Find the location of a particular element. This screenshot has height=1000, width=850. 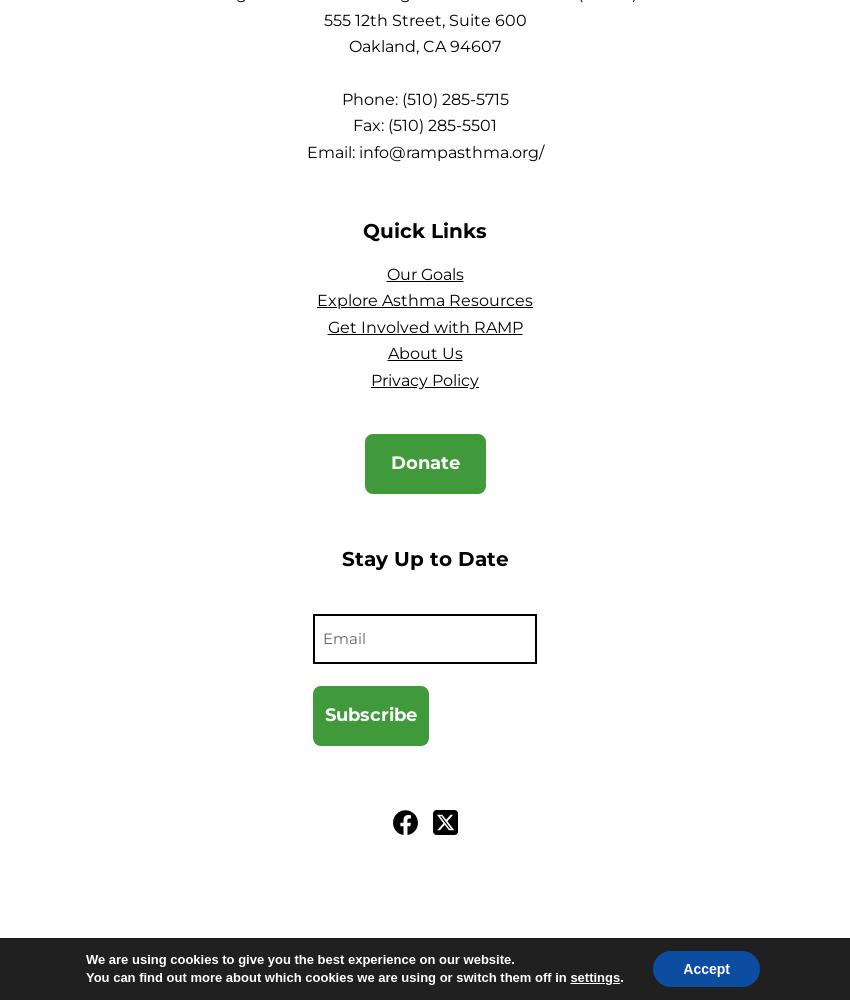

'Get Involved with RAMP' is located at coordinates (424, 325).